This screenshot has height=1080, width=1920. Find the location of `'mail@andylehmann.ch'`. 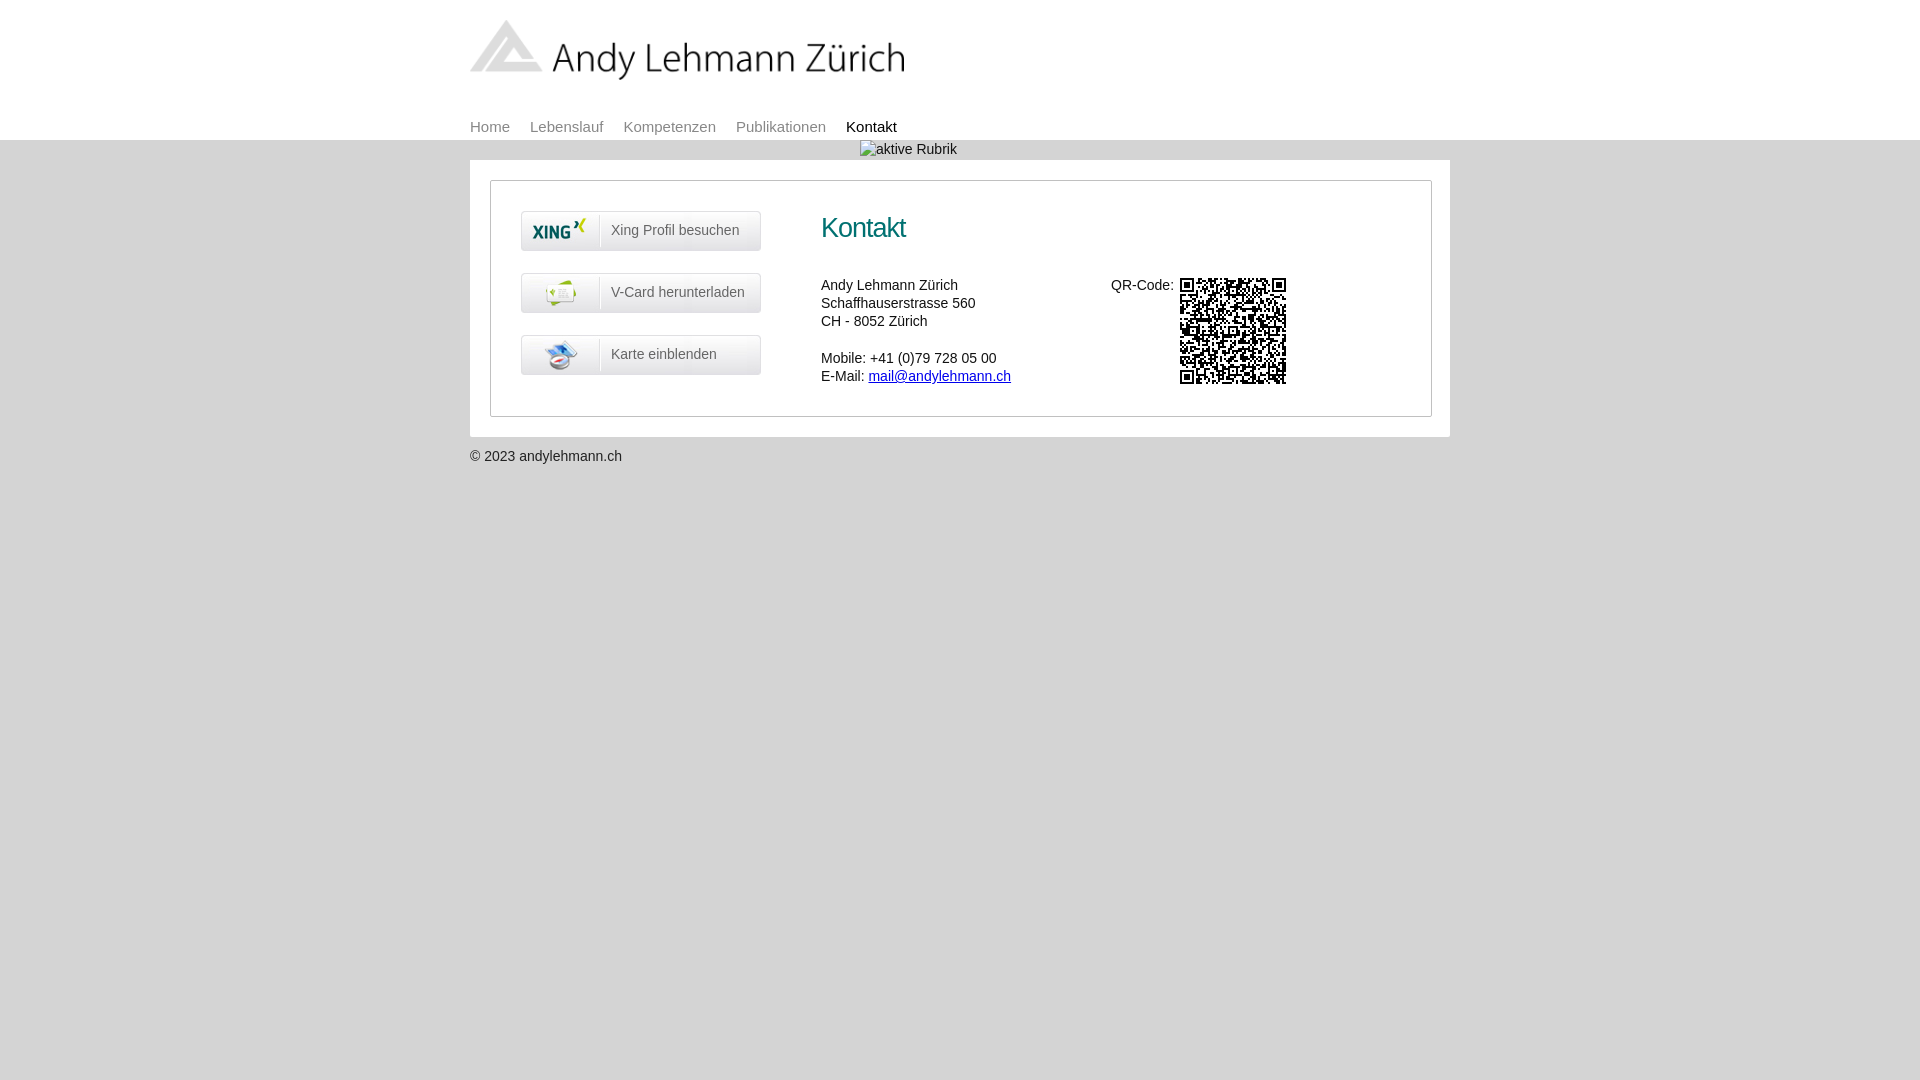

'mail@andylehmann.ch' is located at coordinates (868, 375).